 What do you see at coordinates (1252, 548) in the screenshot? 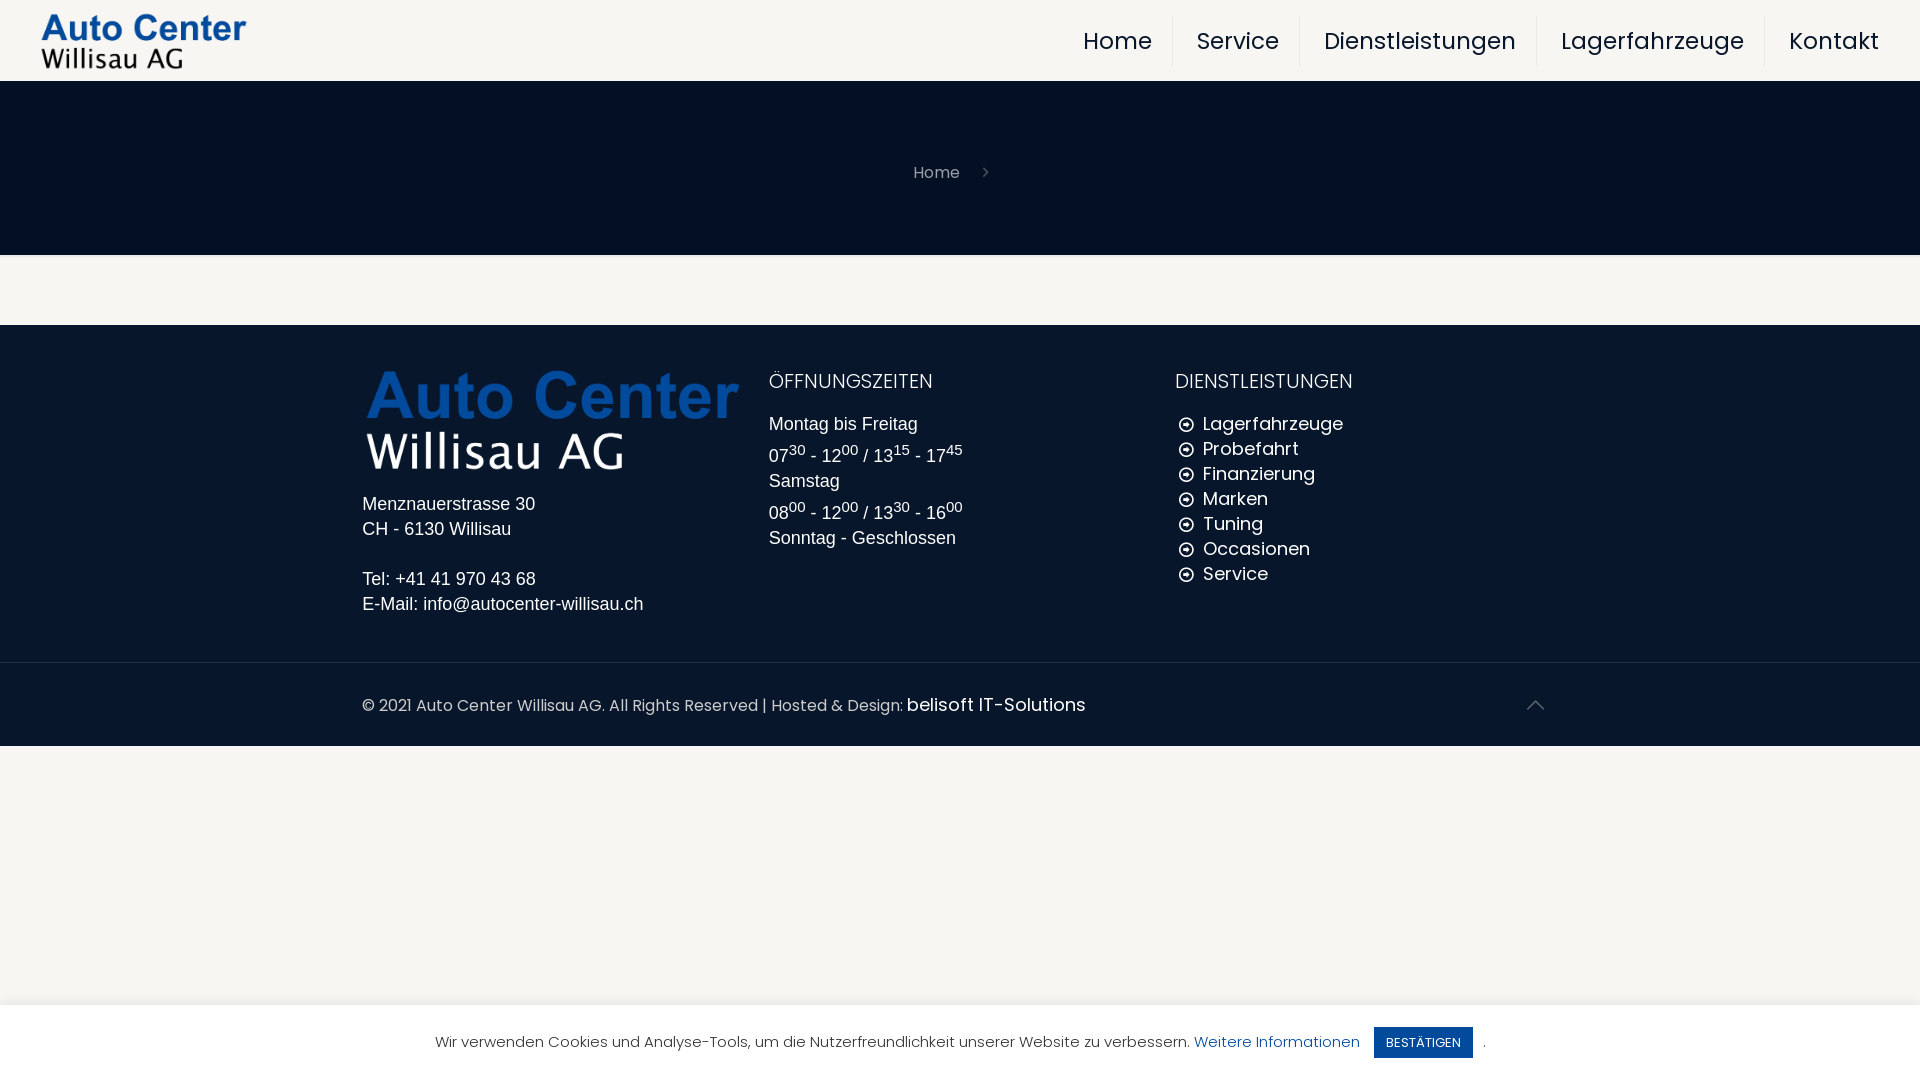
I see `'Occasionen'` at bounding box center [1252, 548].